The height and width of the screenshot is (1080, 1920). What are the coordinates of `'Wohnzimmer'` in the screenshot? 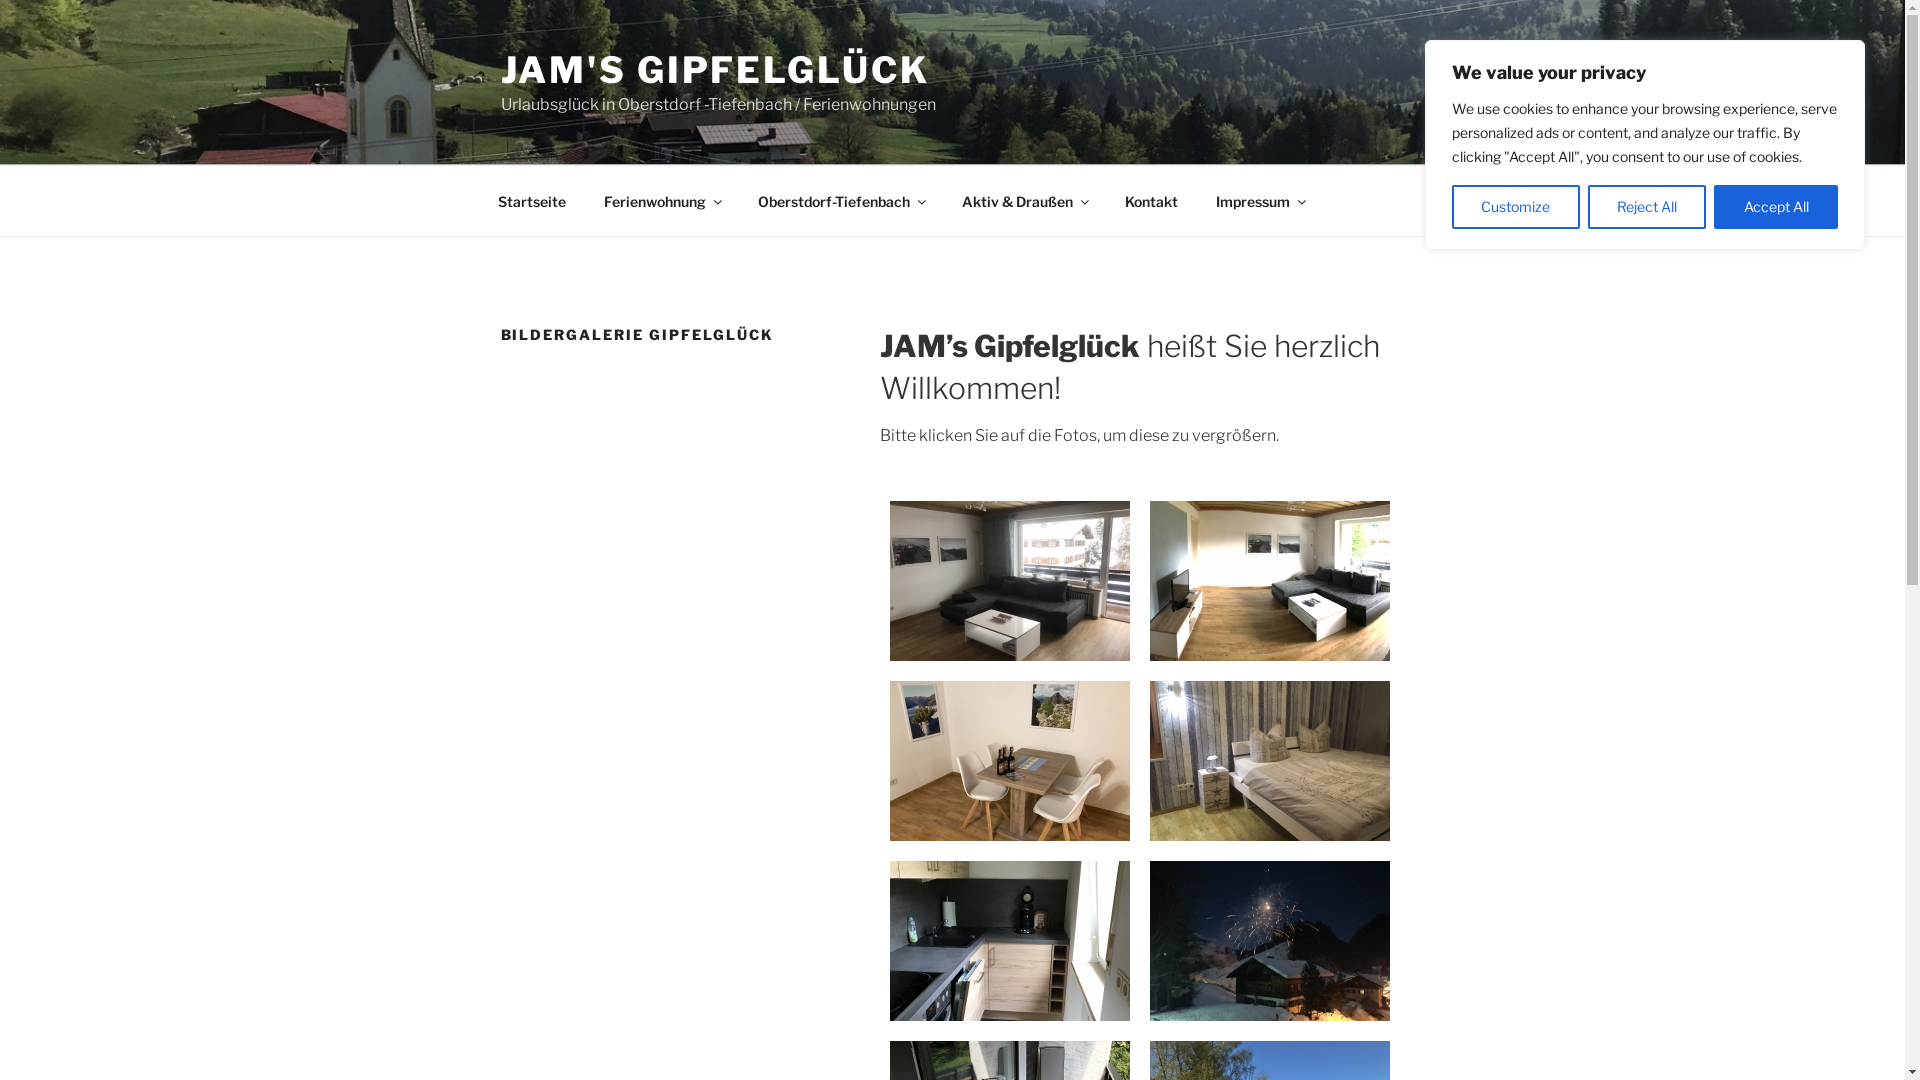 It's located at (1009, 581).